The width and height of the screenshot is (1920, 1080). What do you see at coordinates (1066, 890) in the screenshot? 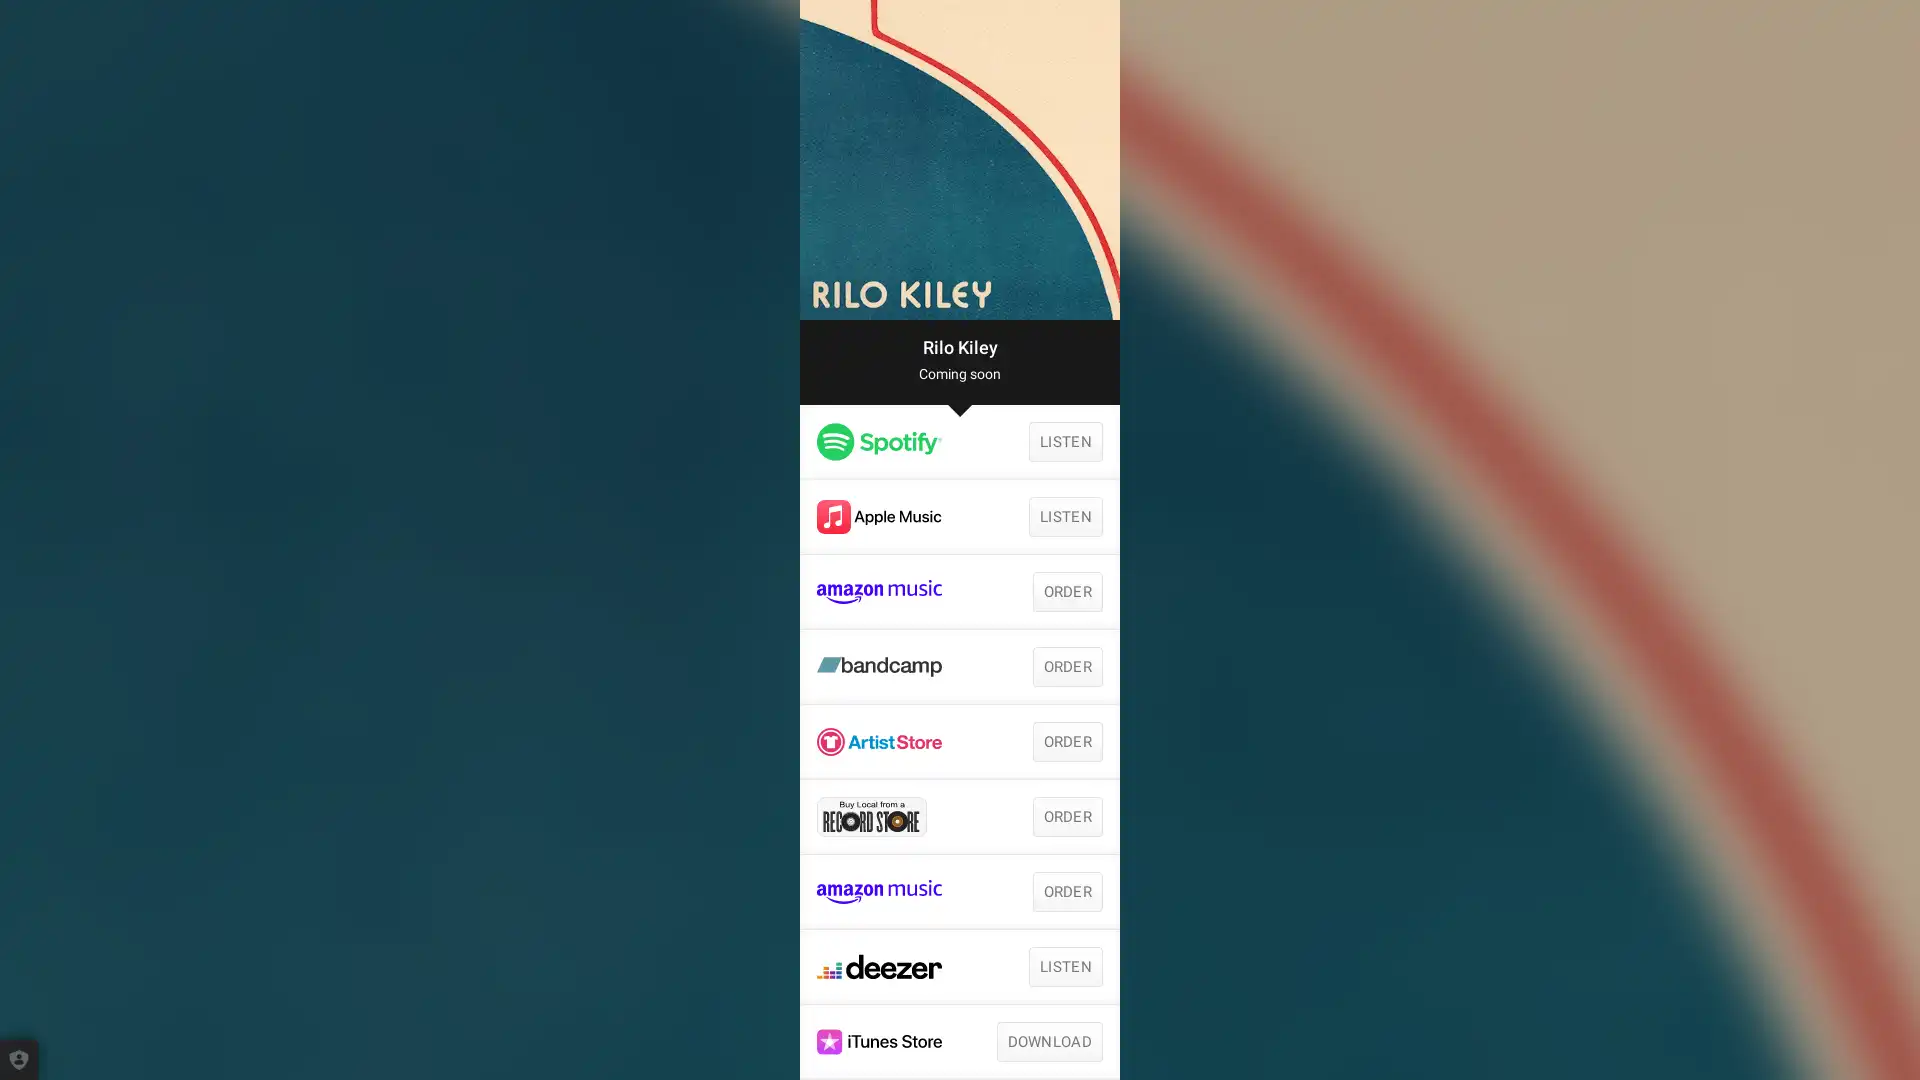
I see `ORDER` at bounding box center [1066, 890].